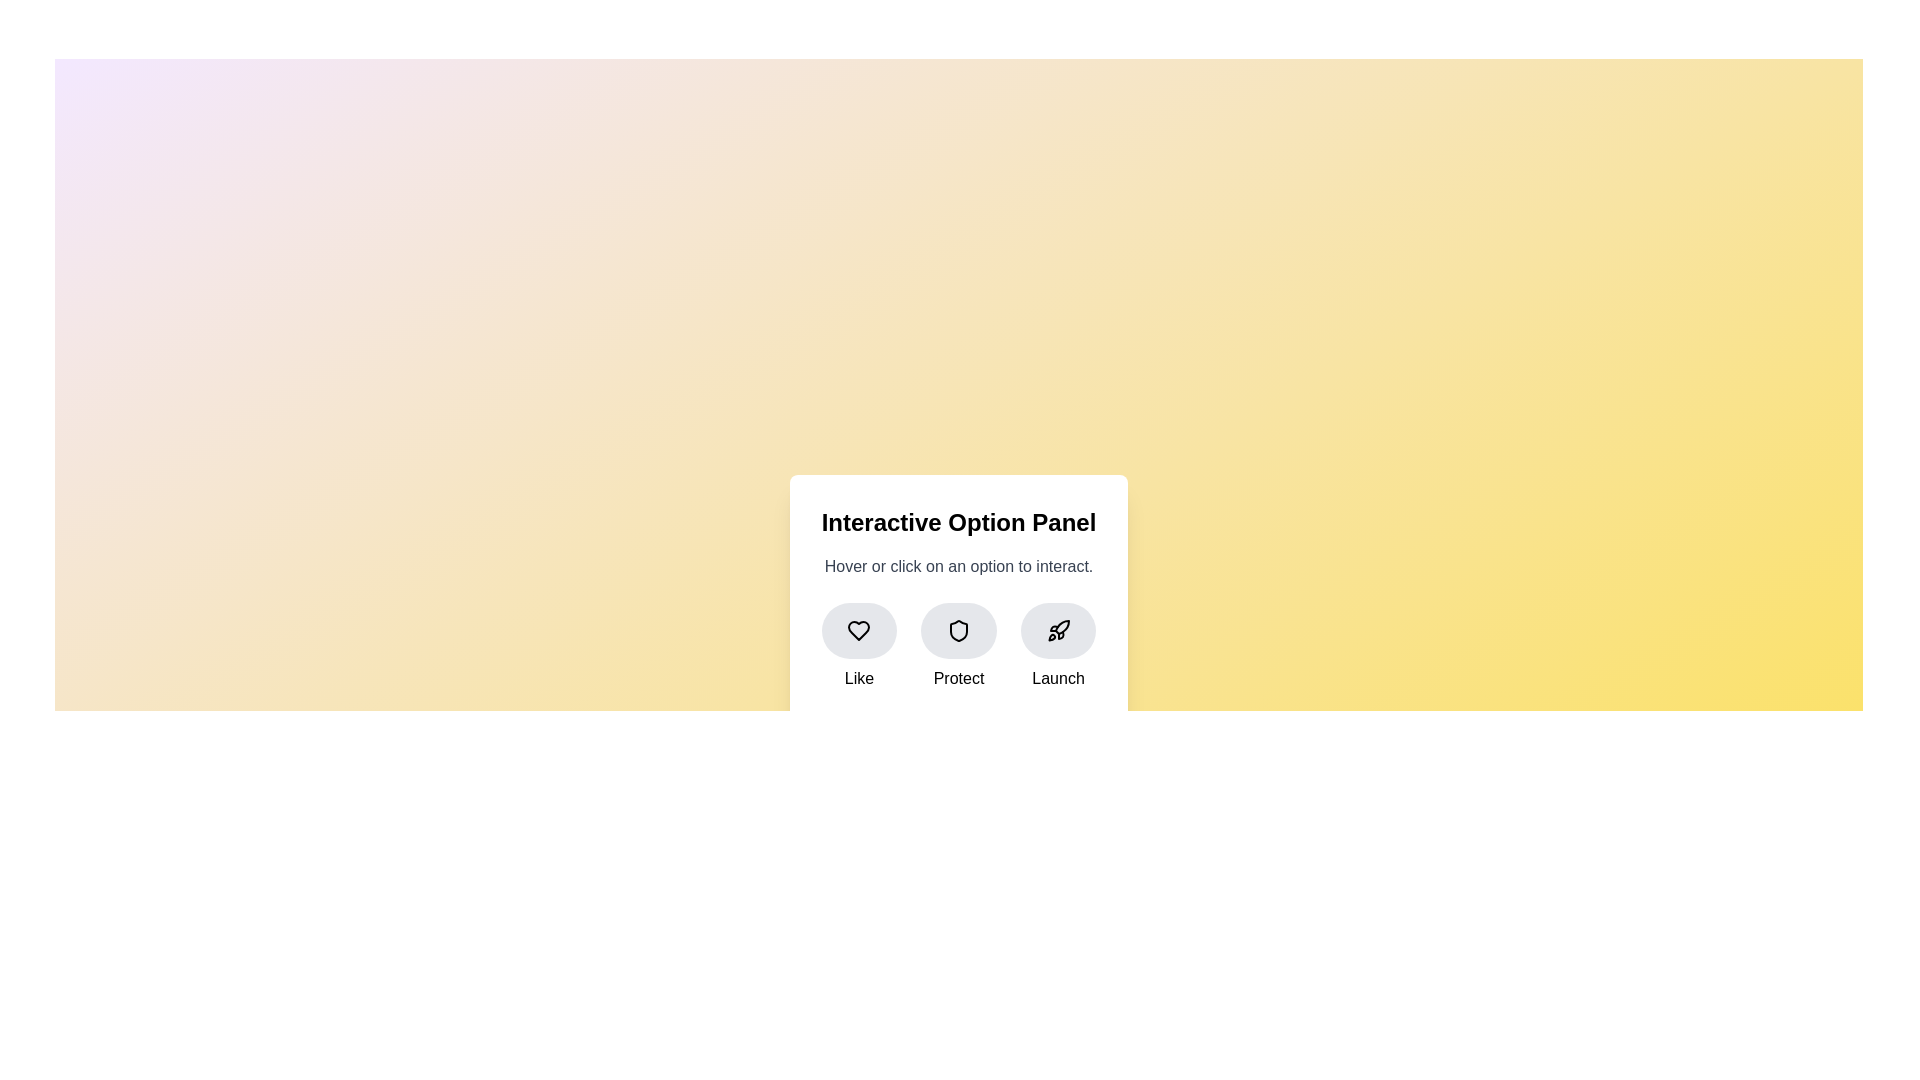  Describe the element at coordinates (1057, 677) in the screenshot. I see `the 'Launch' text label, which is styled with medium font weight and located to the far right among three horizontally aligned options in the interactive panel` at that location.